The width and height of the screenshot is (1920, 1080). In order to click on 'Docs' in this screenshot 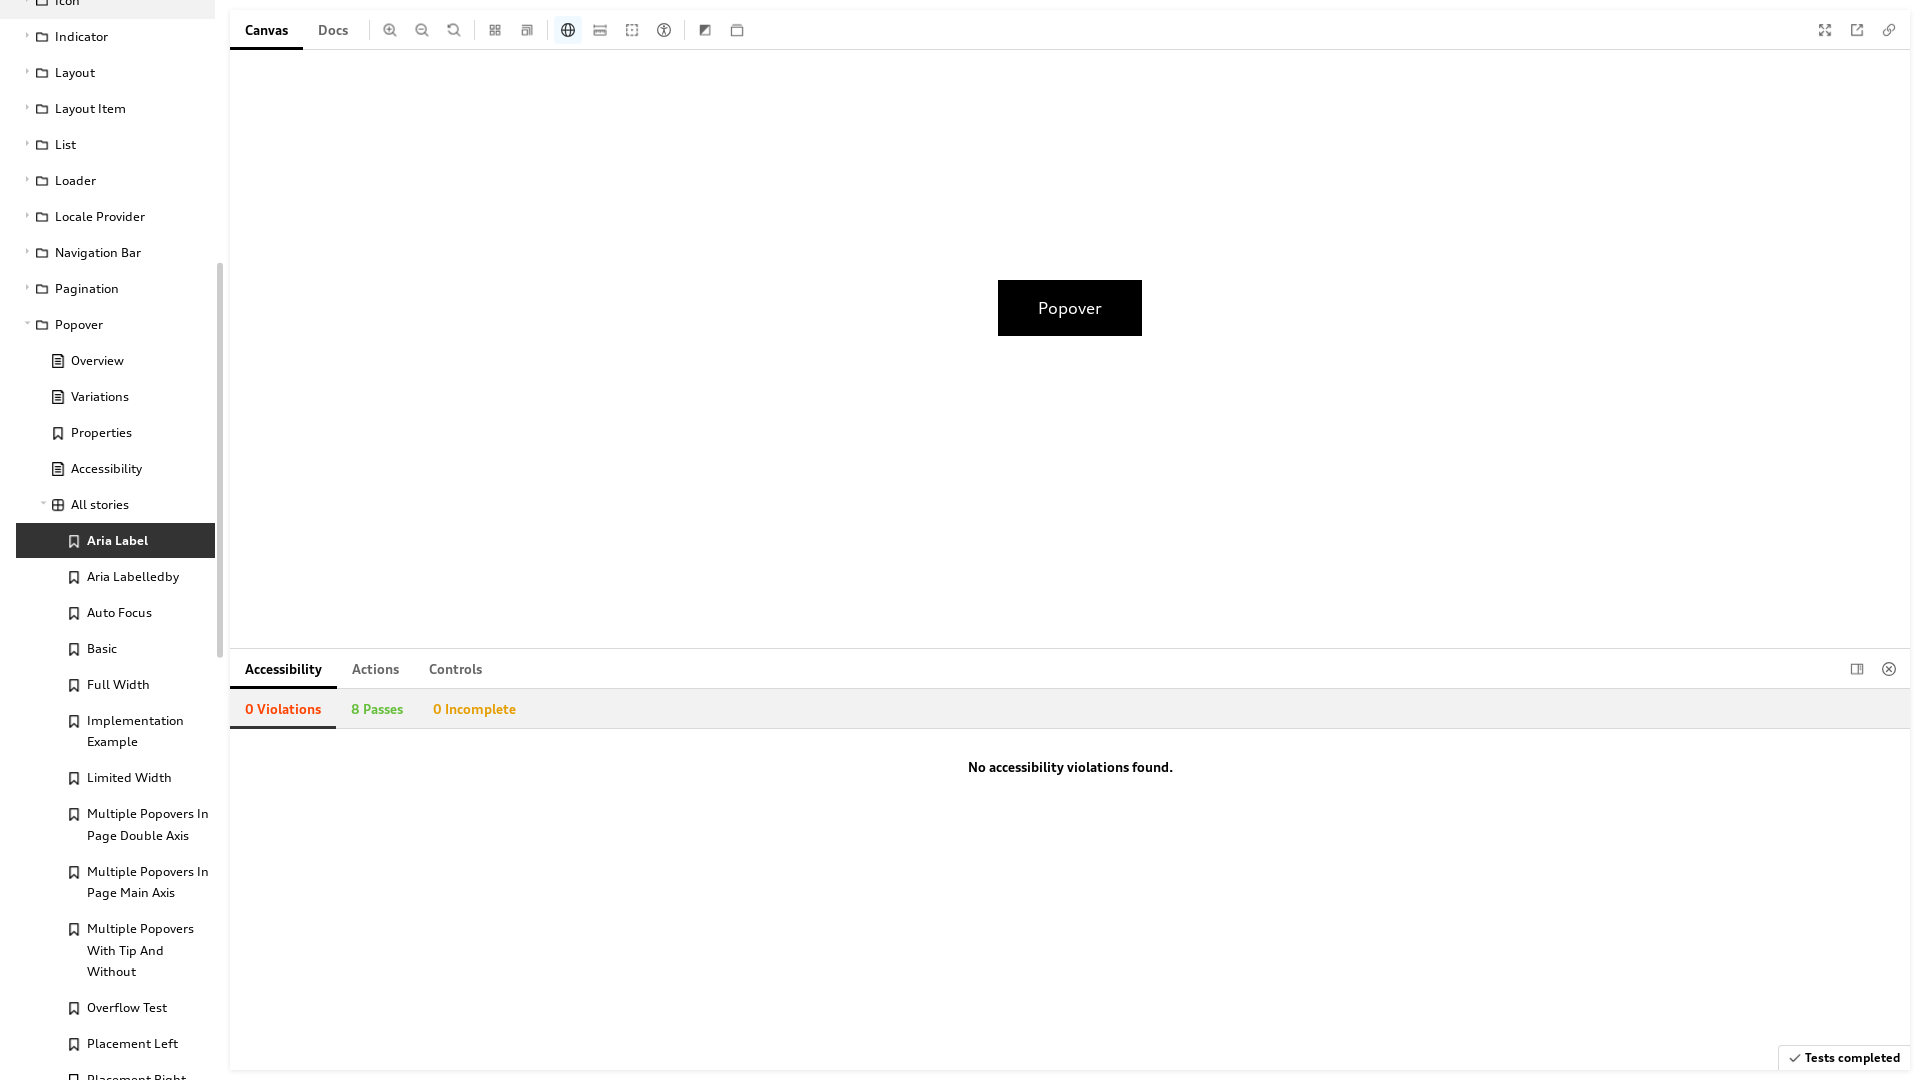, I will do `click(332, 30)`.